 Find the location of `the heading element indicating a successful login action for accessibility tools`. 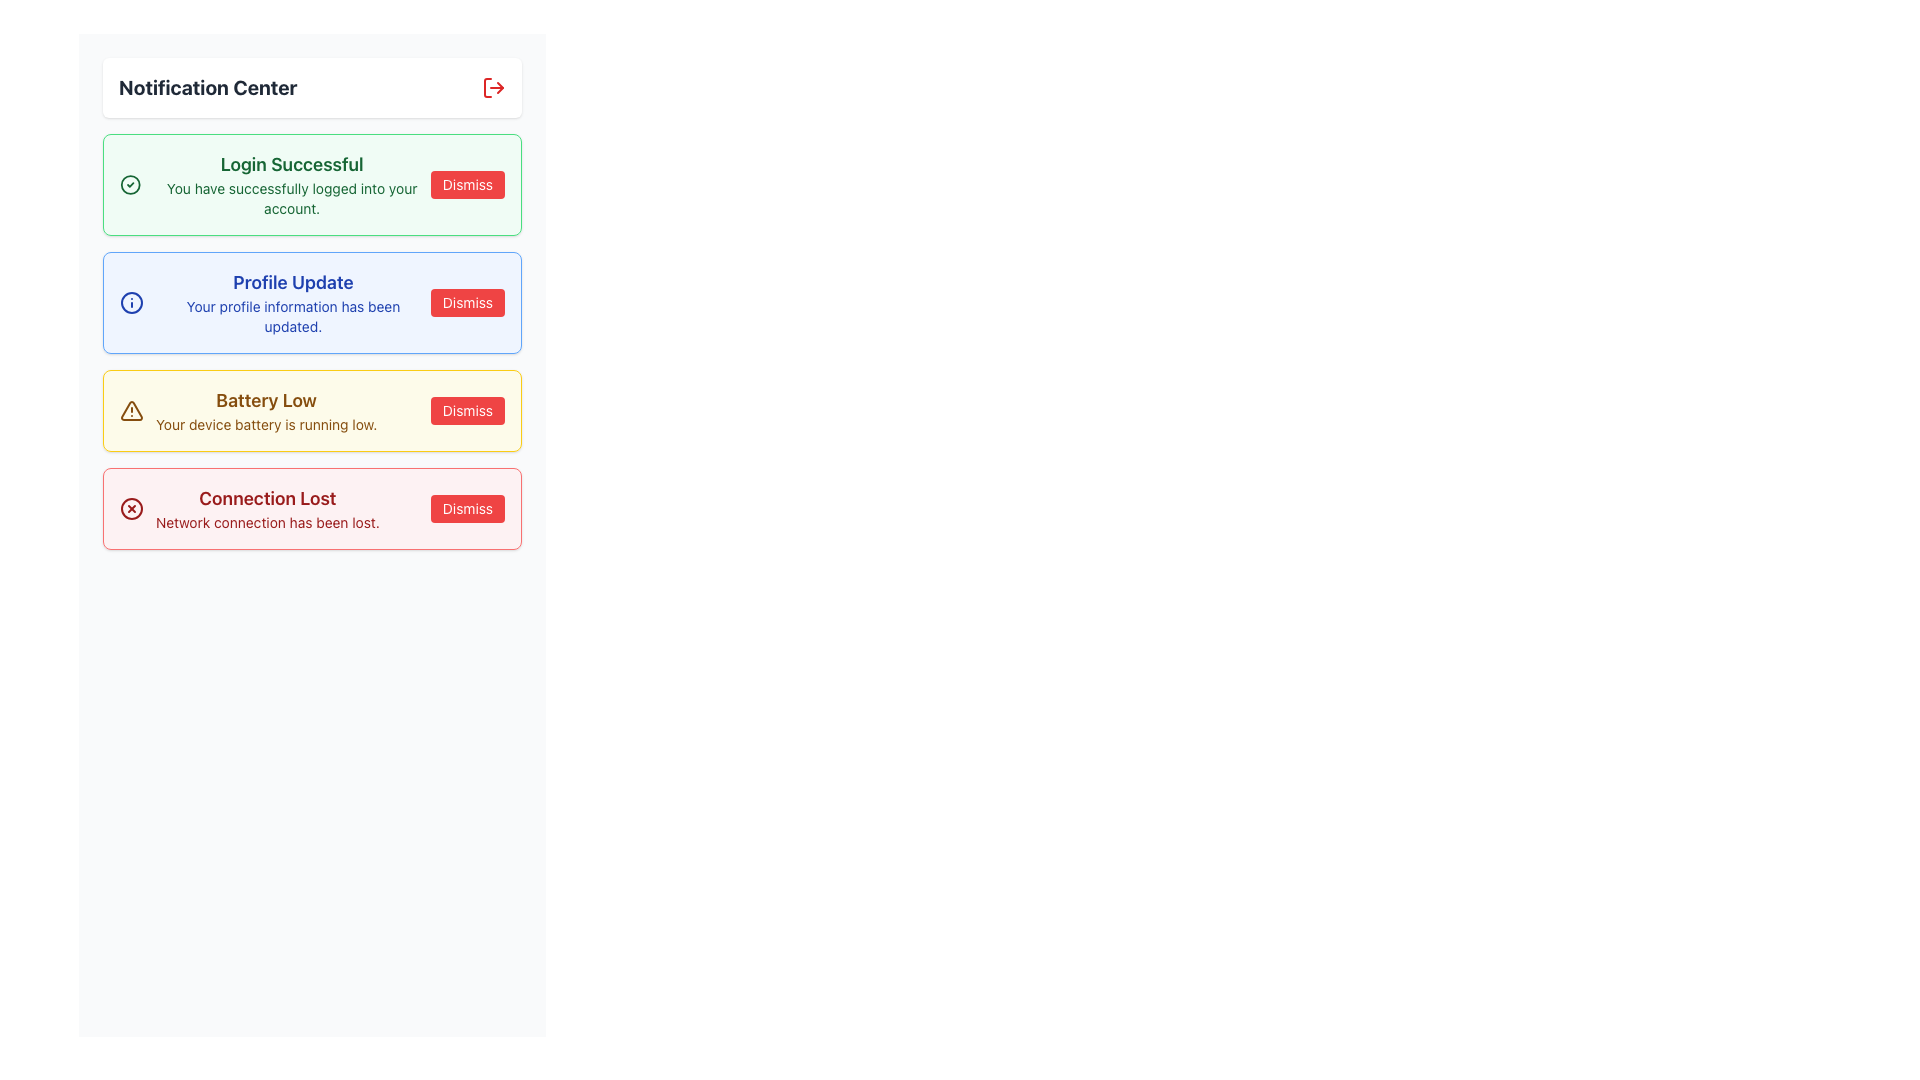

the heading element indicating a successful login action for accessibility tools is located at coordinates (291, 164).